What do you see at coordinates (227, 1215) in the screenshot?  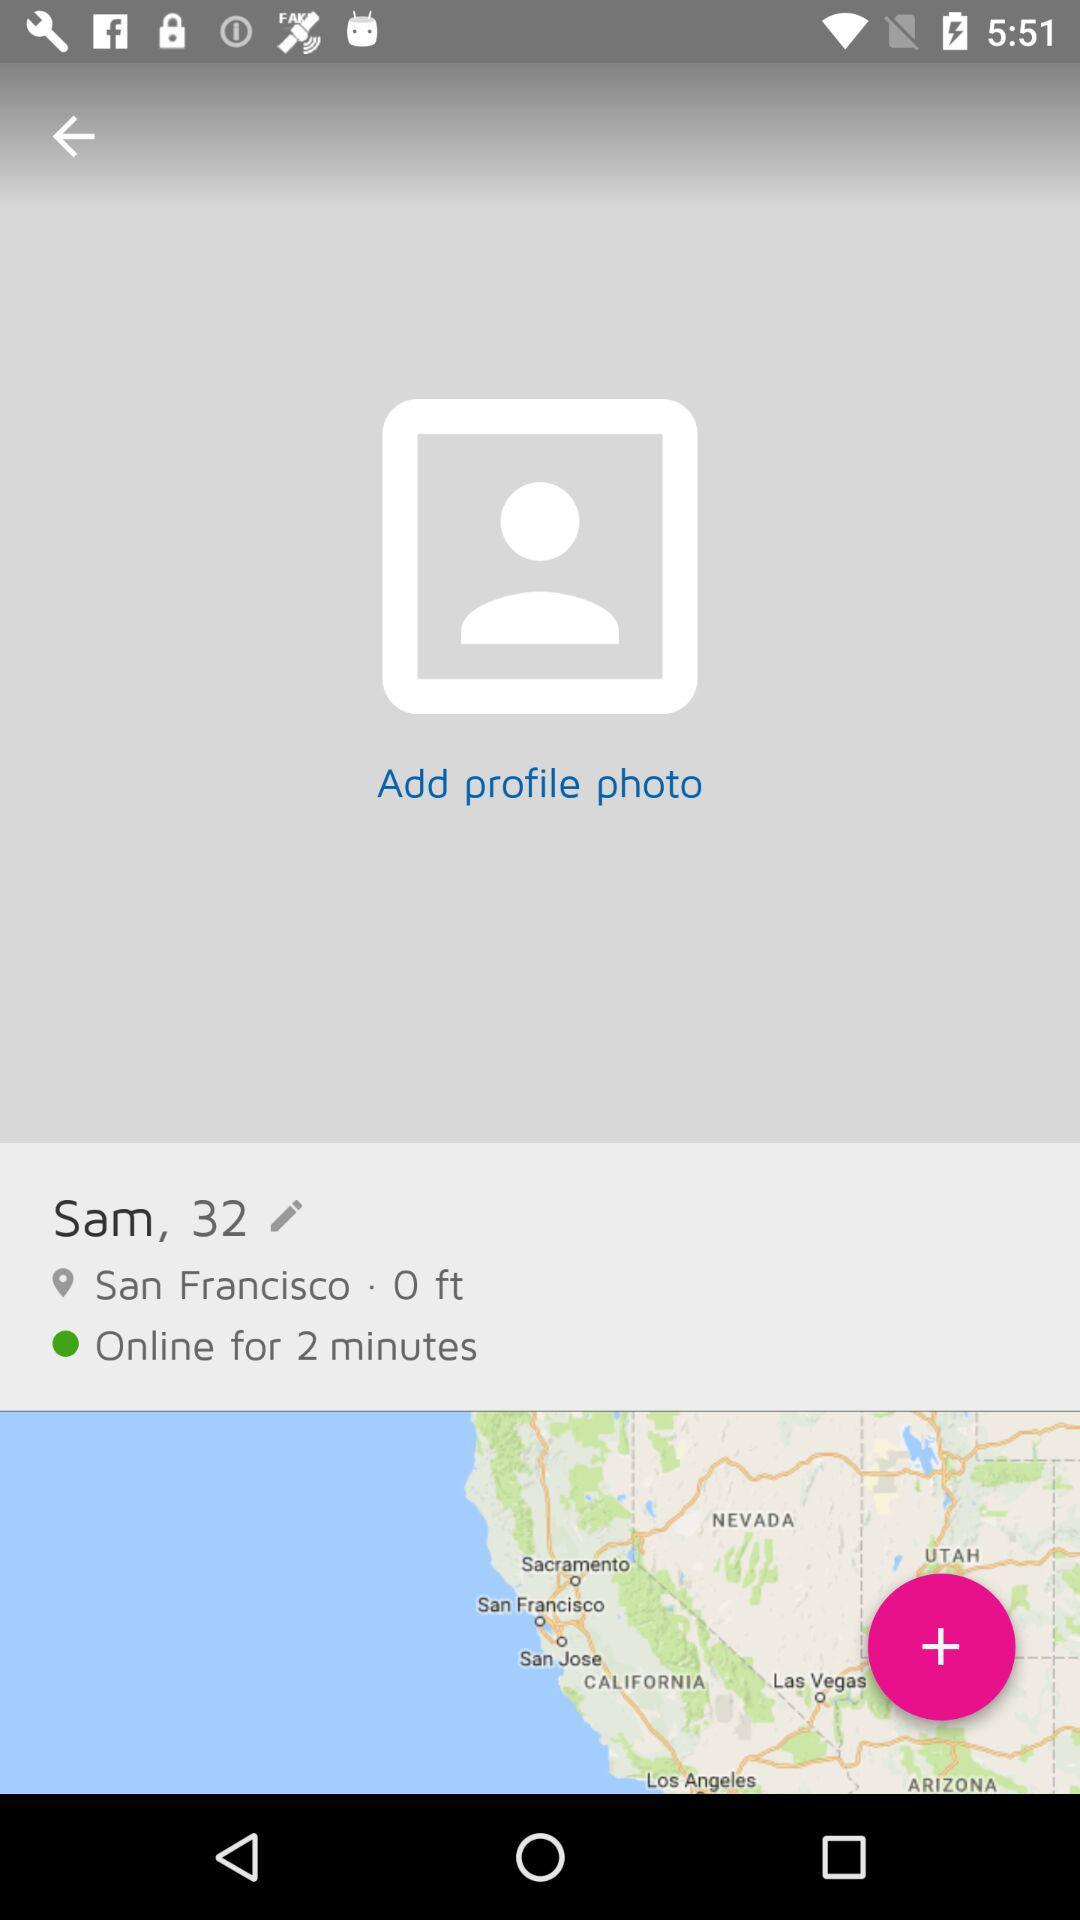 I see `icon next to sam item` at bounding box center [227, 1215].